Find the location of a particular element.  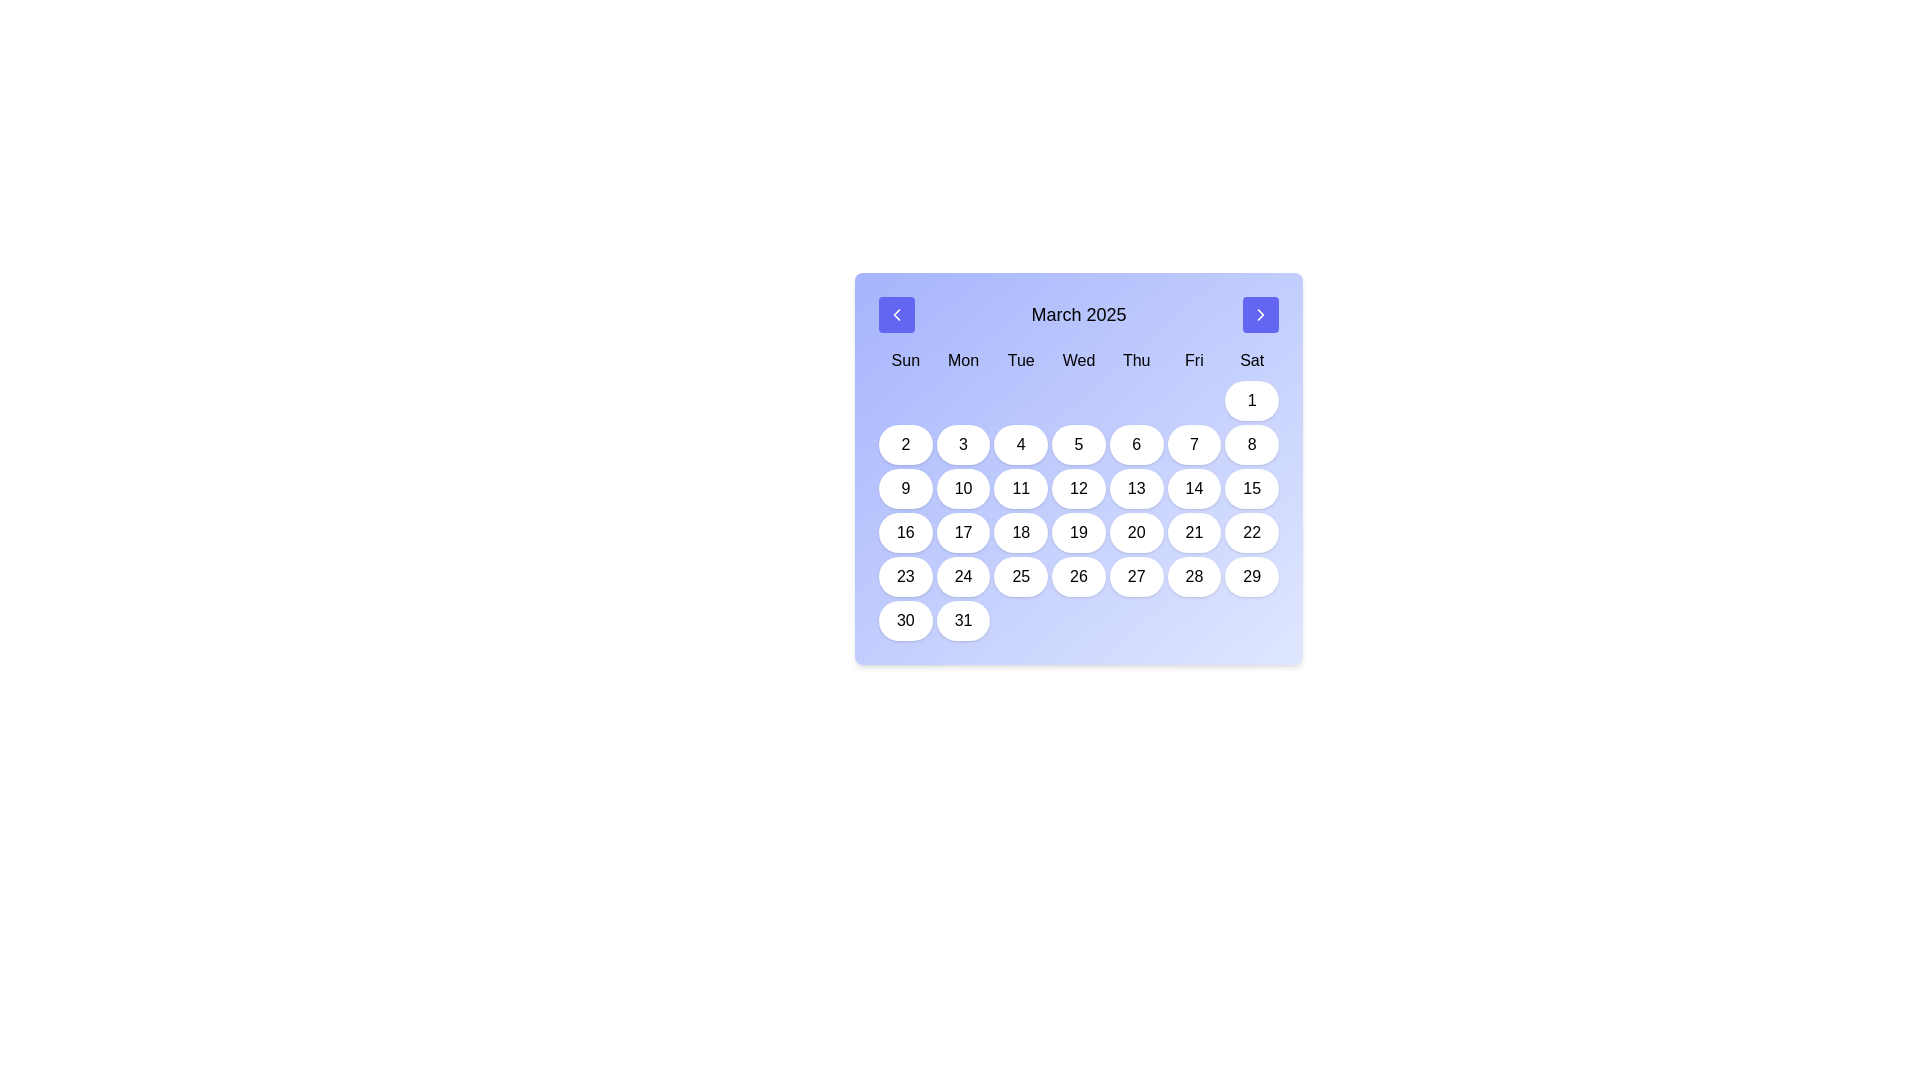

the 'Tuesday' text label in the calendar view, which is positioned in the third spot of a row of days, located underneath the month header is located at coordinates (1021, 361).